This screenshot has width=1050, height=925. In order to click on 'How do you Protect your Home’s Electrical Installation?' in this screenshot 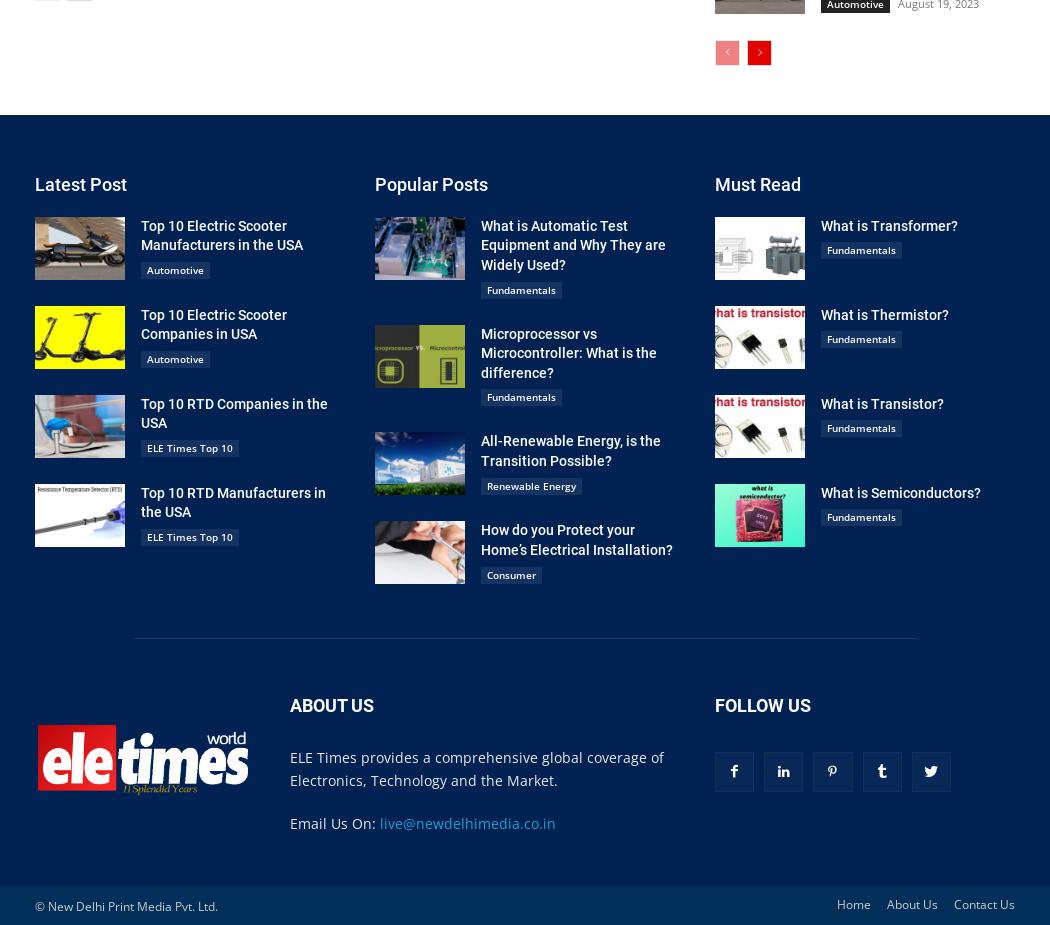, I will do `click(481, 540)`.